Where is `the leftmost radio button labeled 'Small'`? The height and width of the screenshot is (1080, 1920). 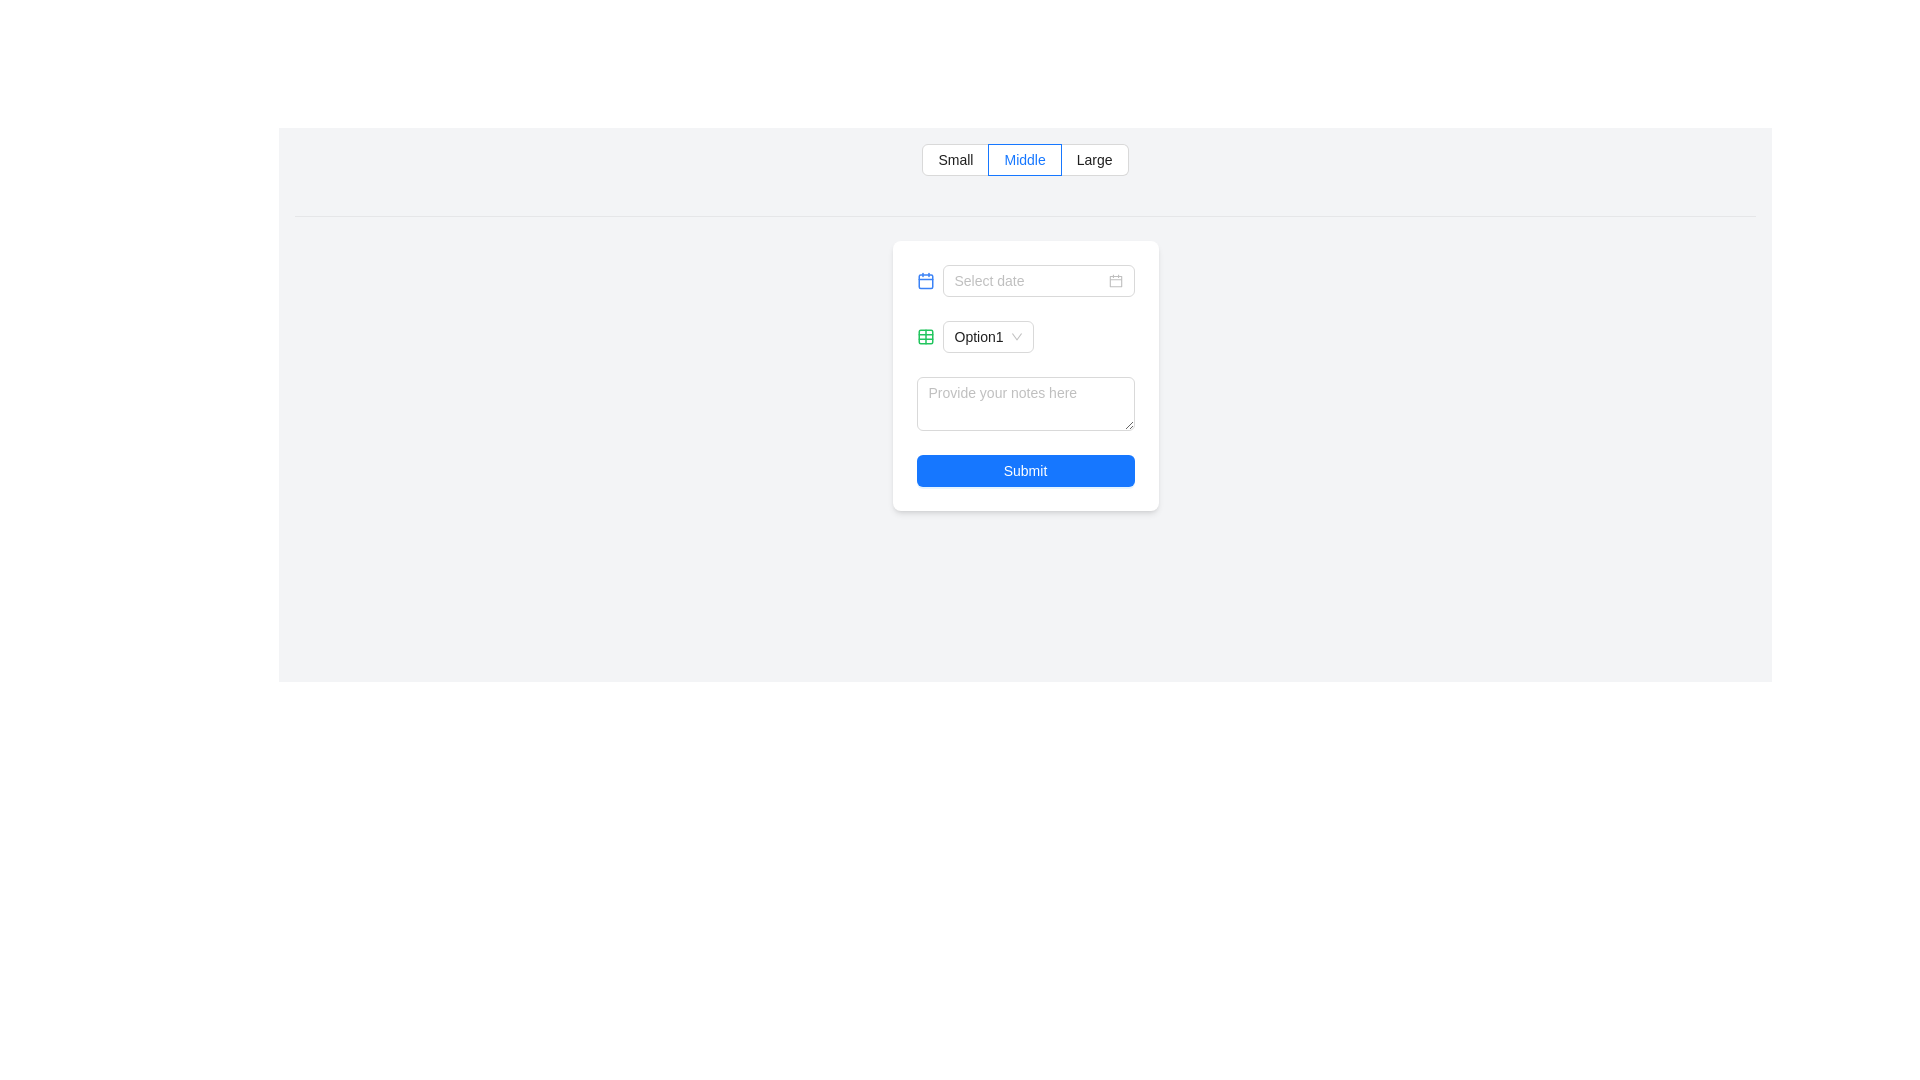
the leftmost radio button labeled 'Small' is located at coordinates (954, 158).